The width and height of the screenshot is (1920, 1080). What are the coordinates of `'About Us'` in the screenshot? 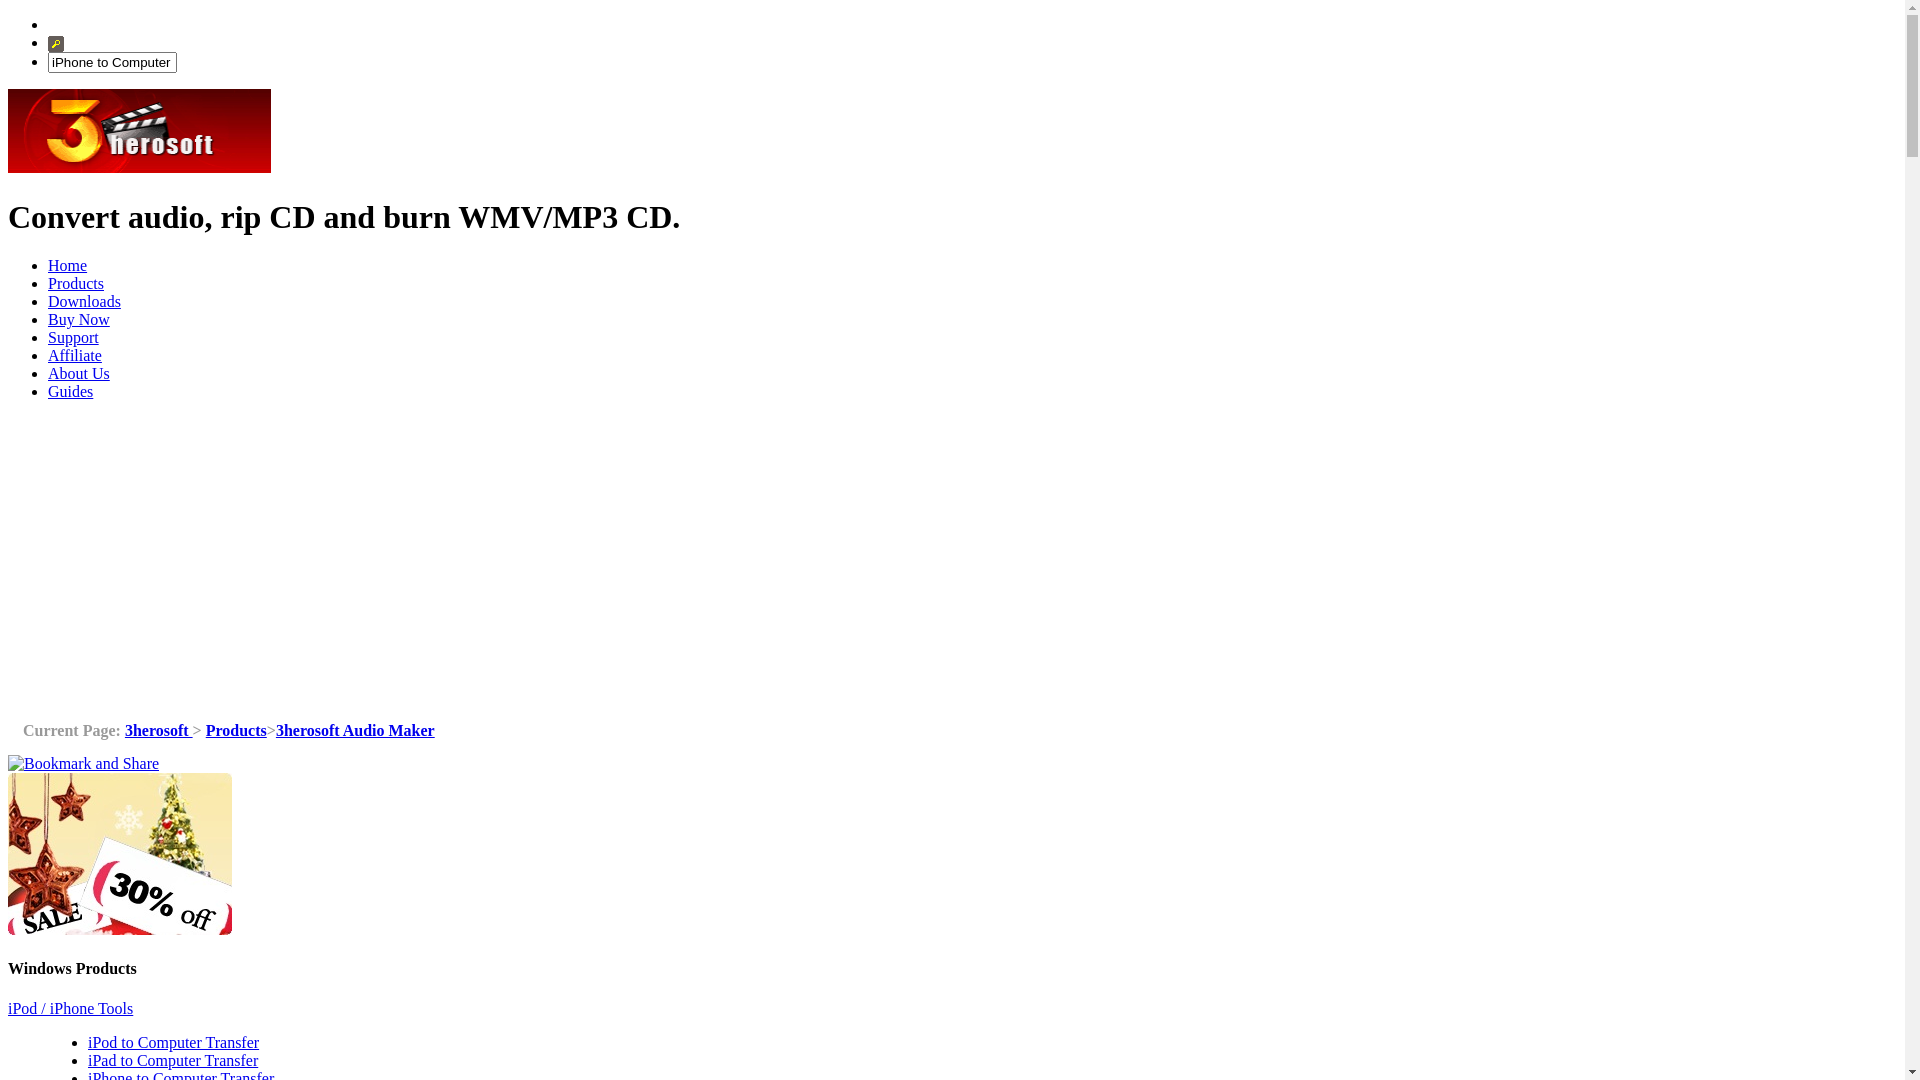 It's located at (48, 373).